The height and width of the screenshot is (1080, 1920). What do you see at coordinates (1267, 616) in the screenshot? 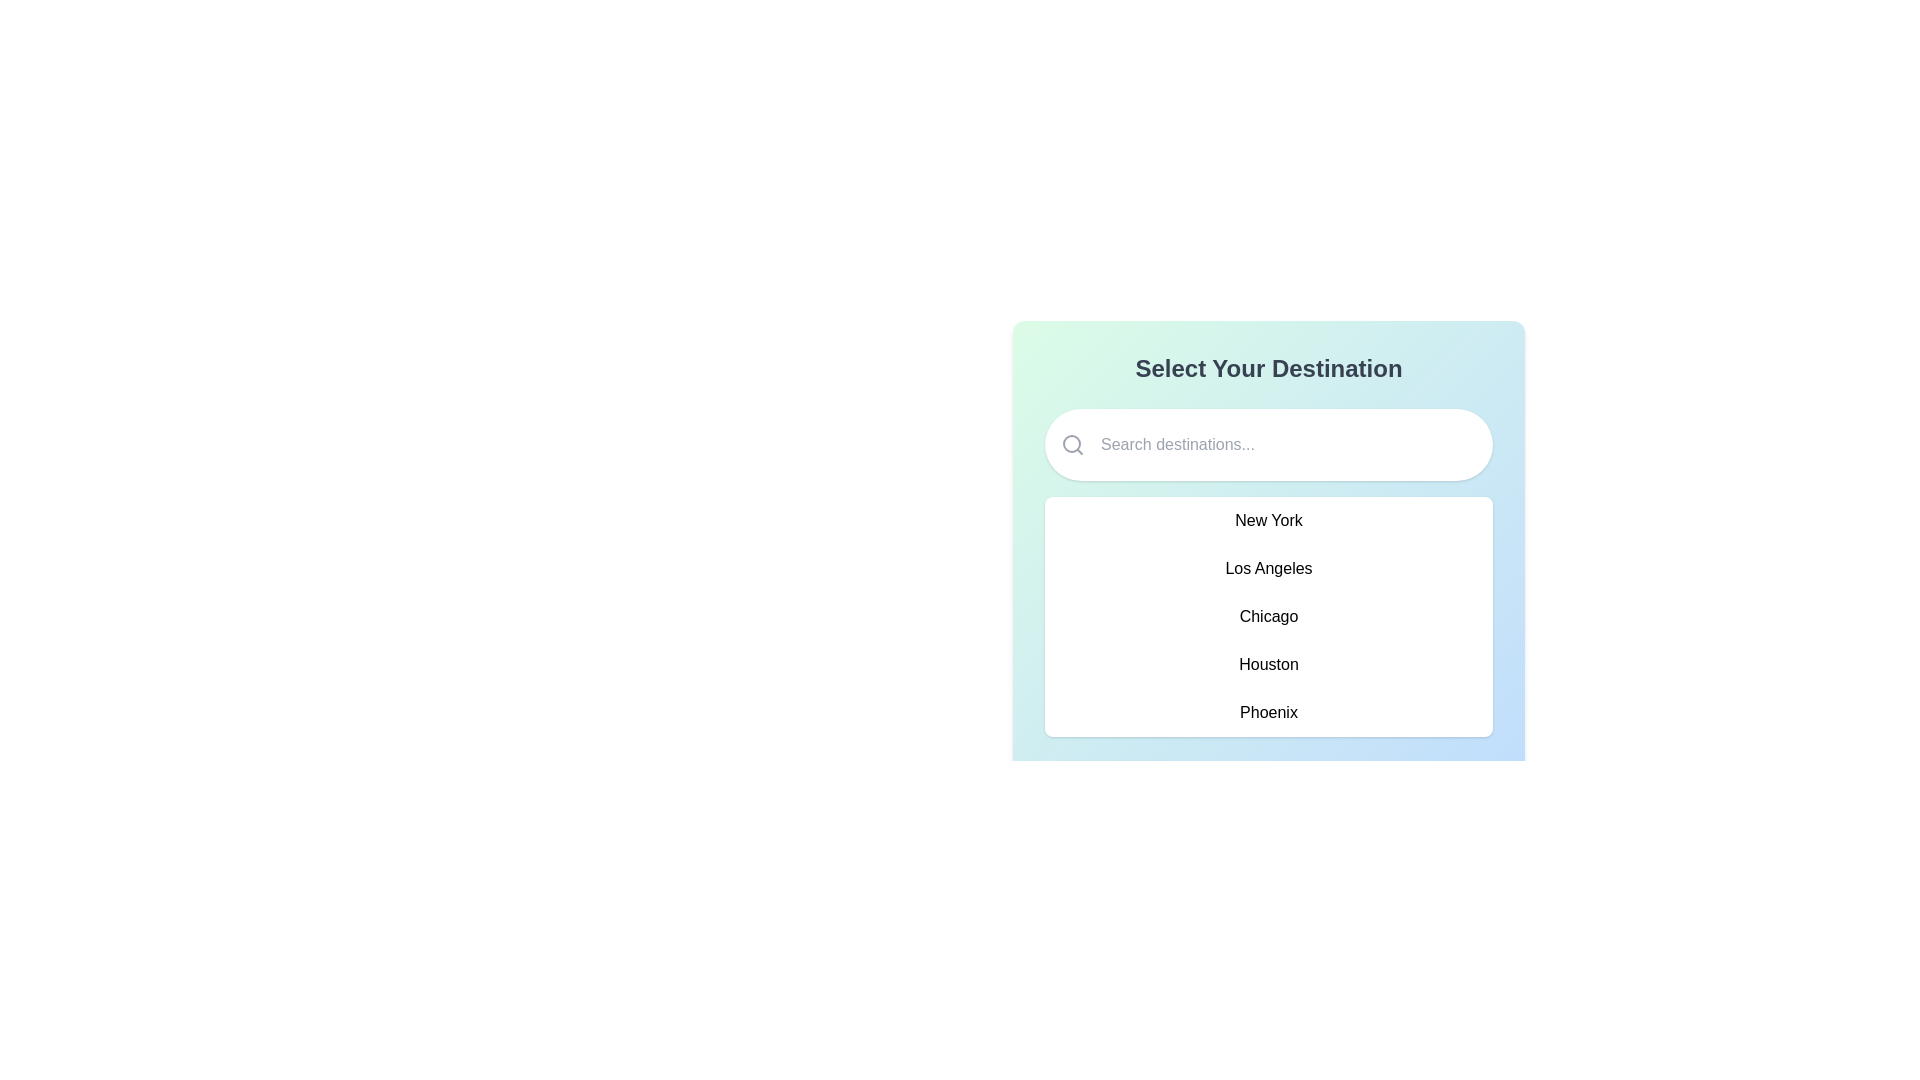
I see `the list item displaying 'Chicago', which is the third item in a vertically aligned list of destinations` at bounding box center [1267, 616].